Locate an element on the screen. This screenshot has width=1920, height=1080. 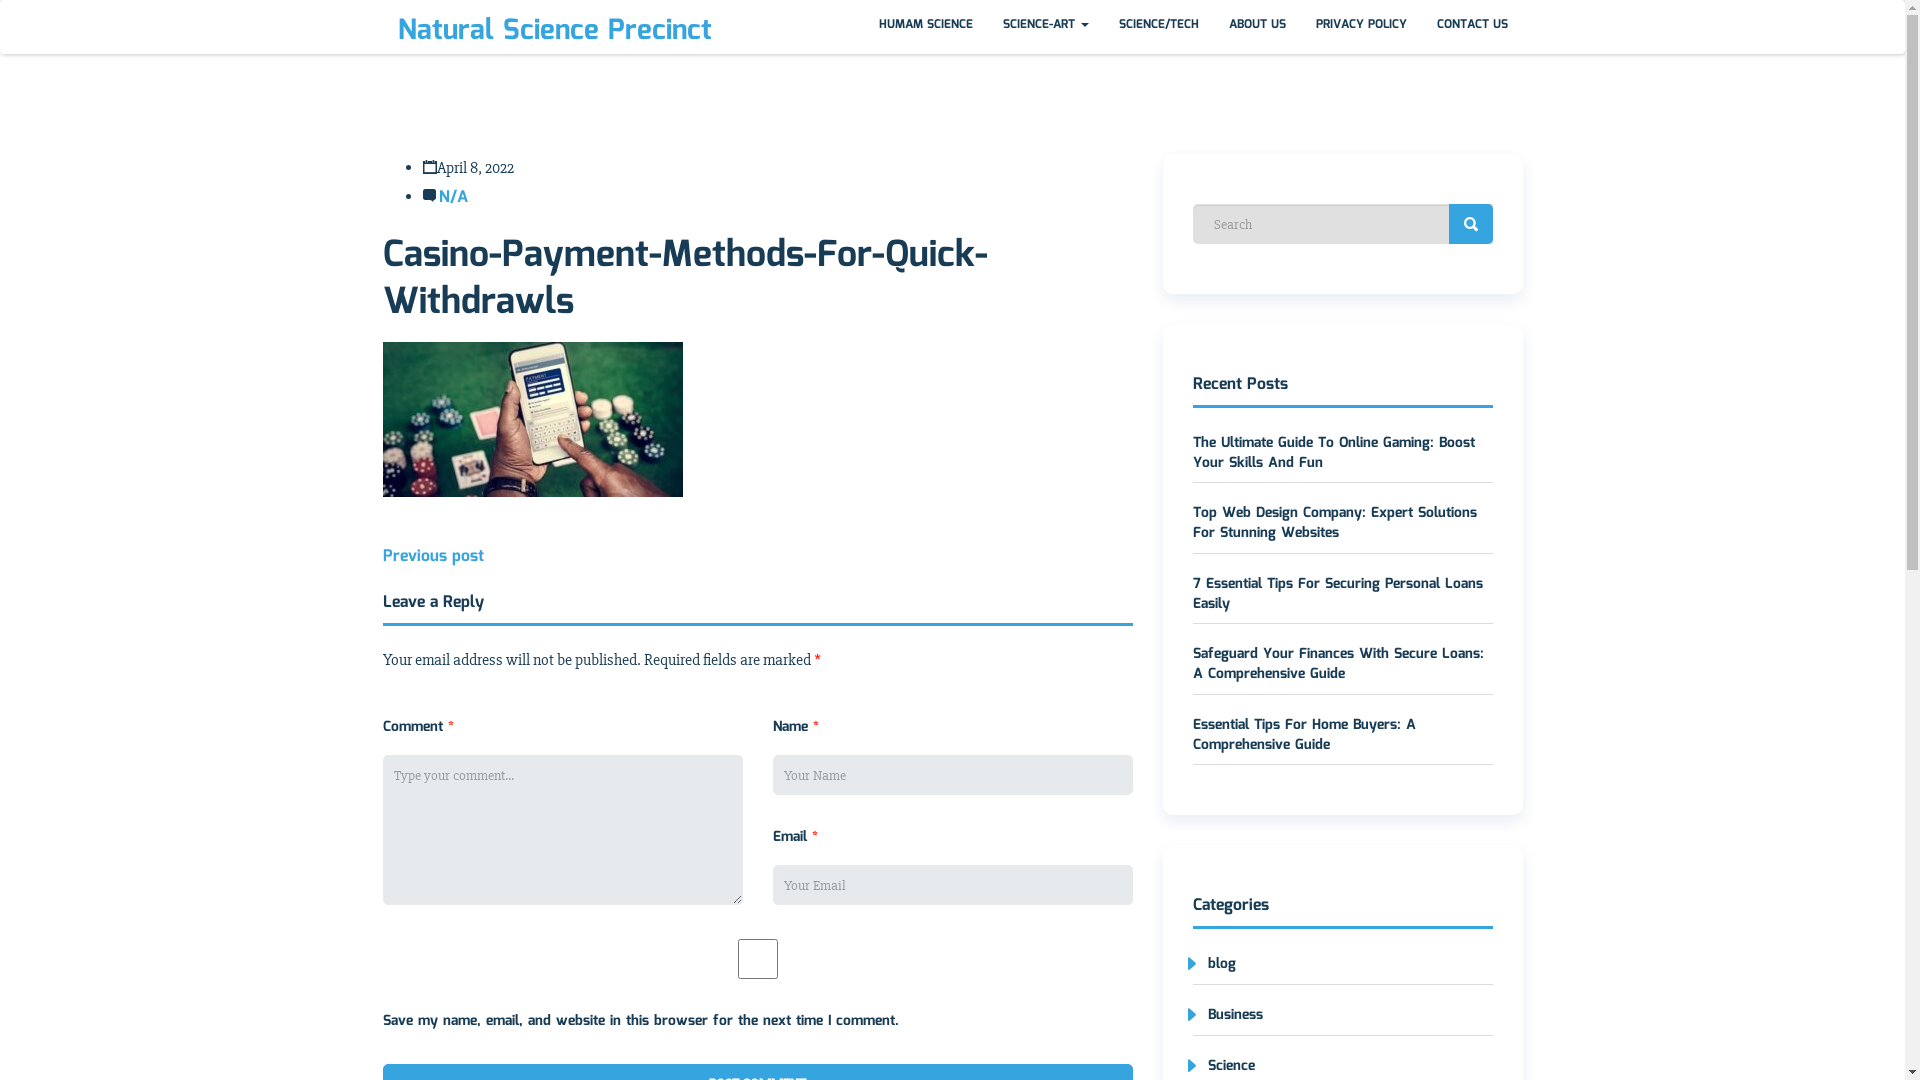
'N/A' is located at coordinates (451, 197).